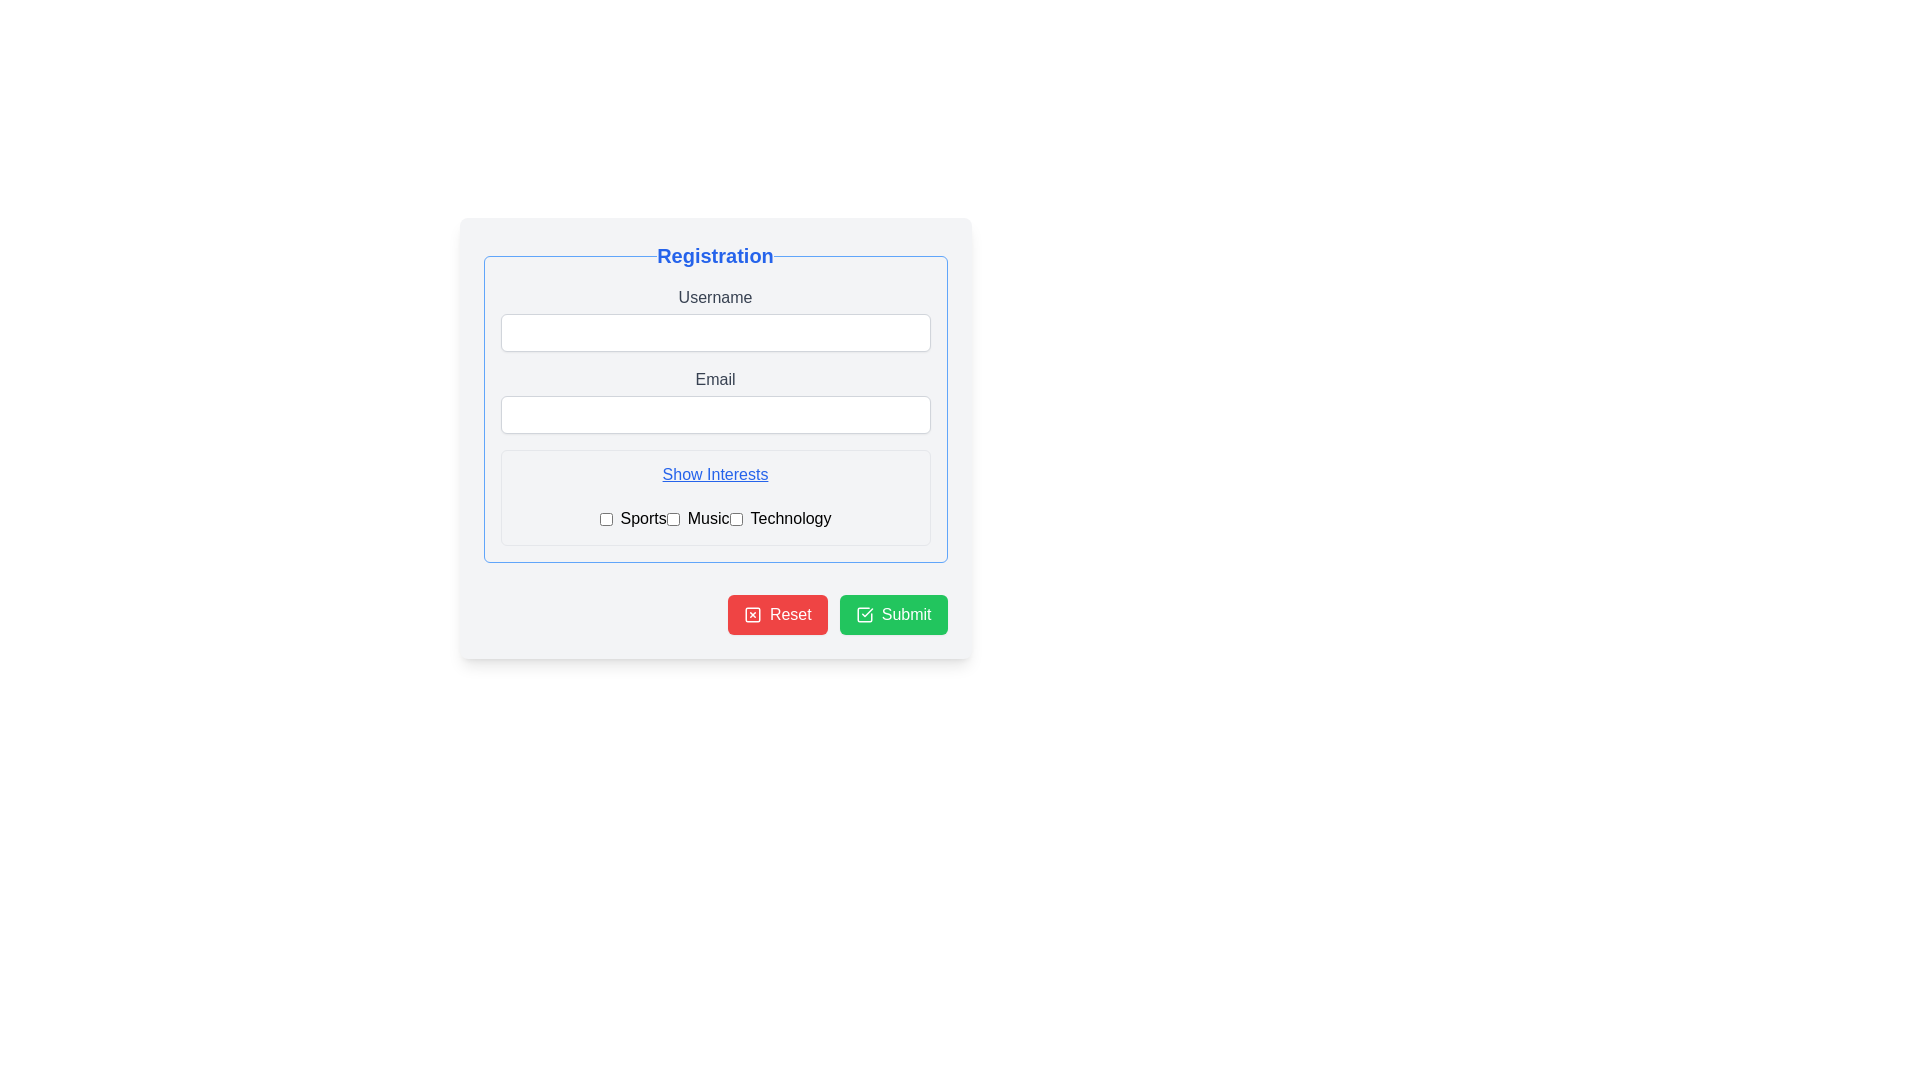  What do you see at coordinates (776, 613) in the screenshot?
I see `the 'Reset' button with a red background and white text, which is located to the left of the 'Submit' button` at bounding box center [776, 613].